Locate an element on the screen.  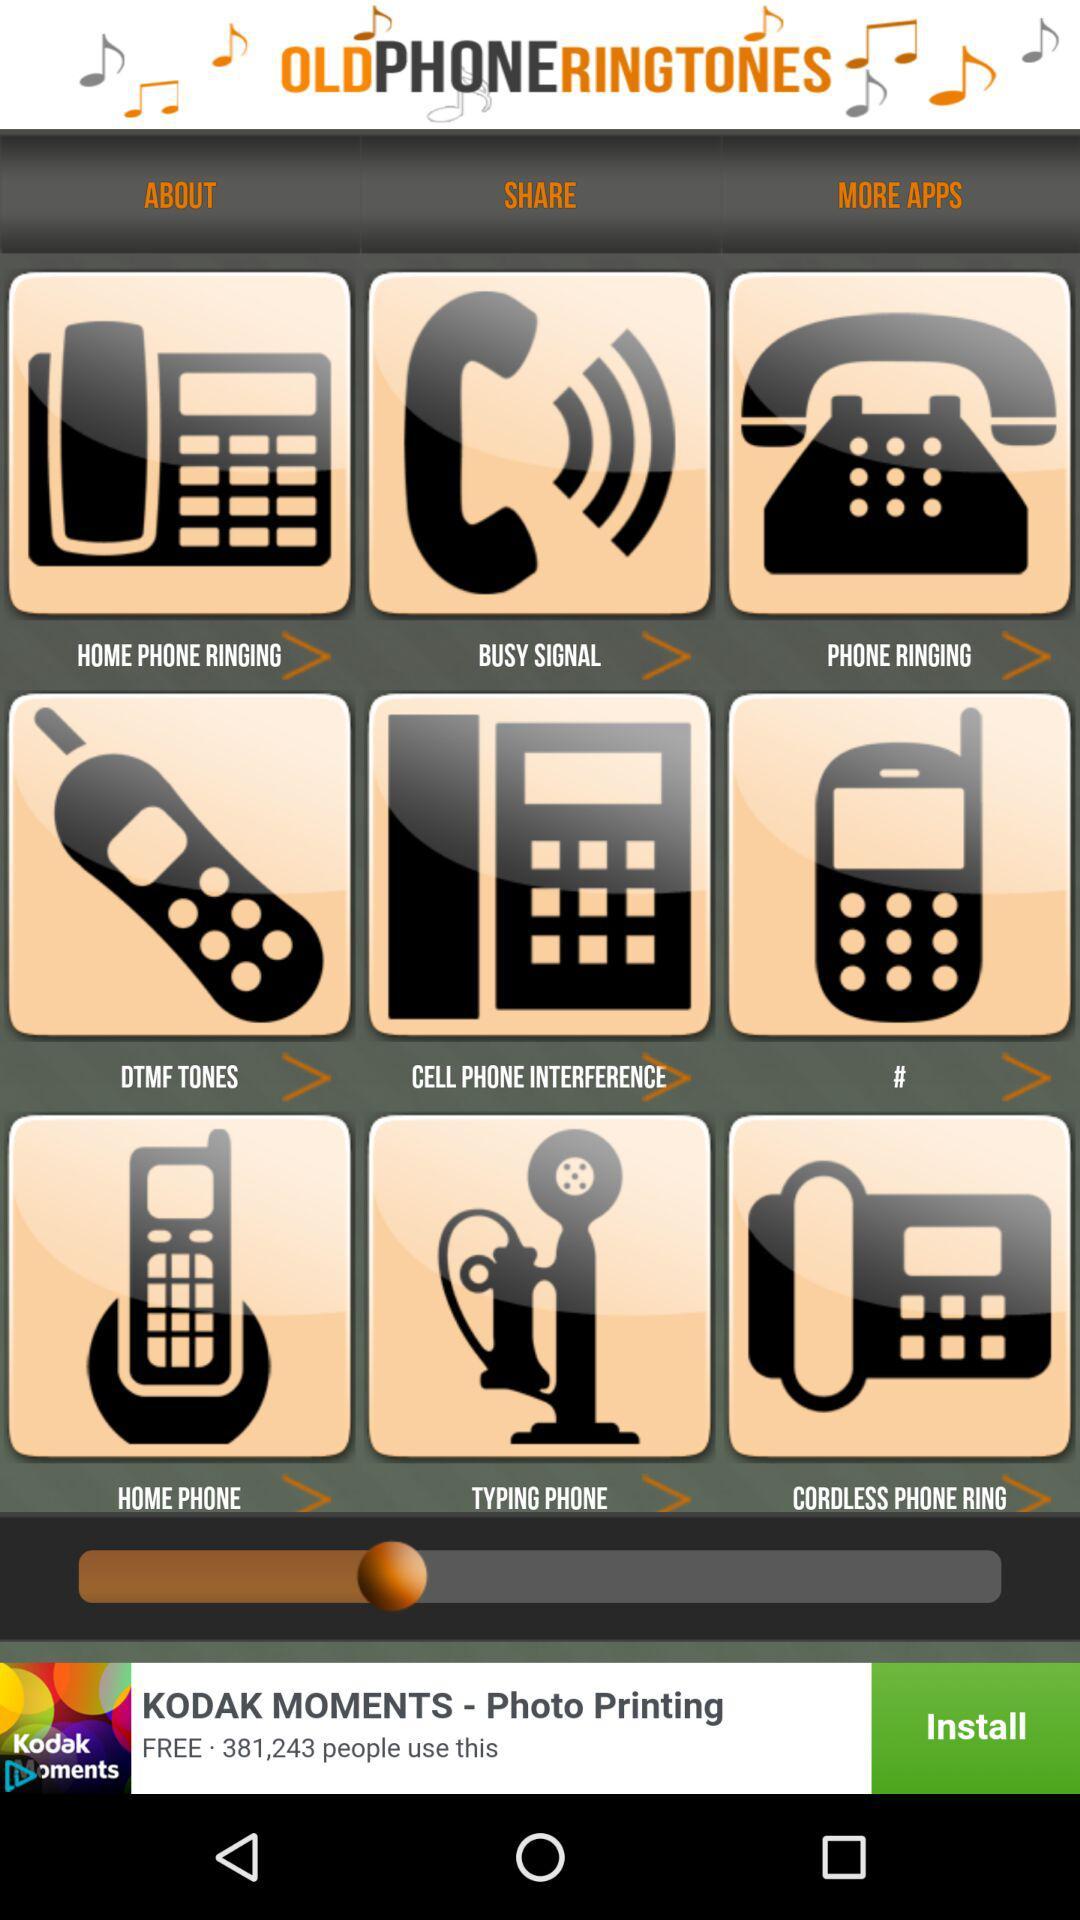
the option typing phone is located at coordinates (538, 1487).